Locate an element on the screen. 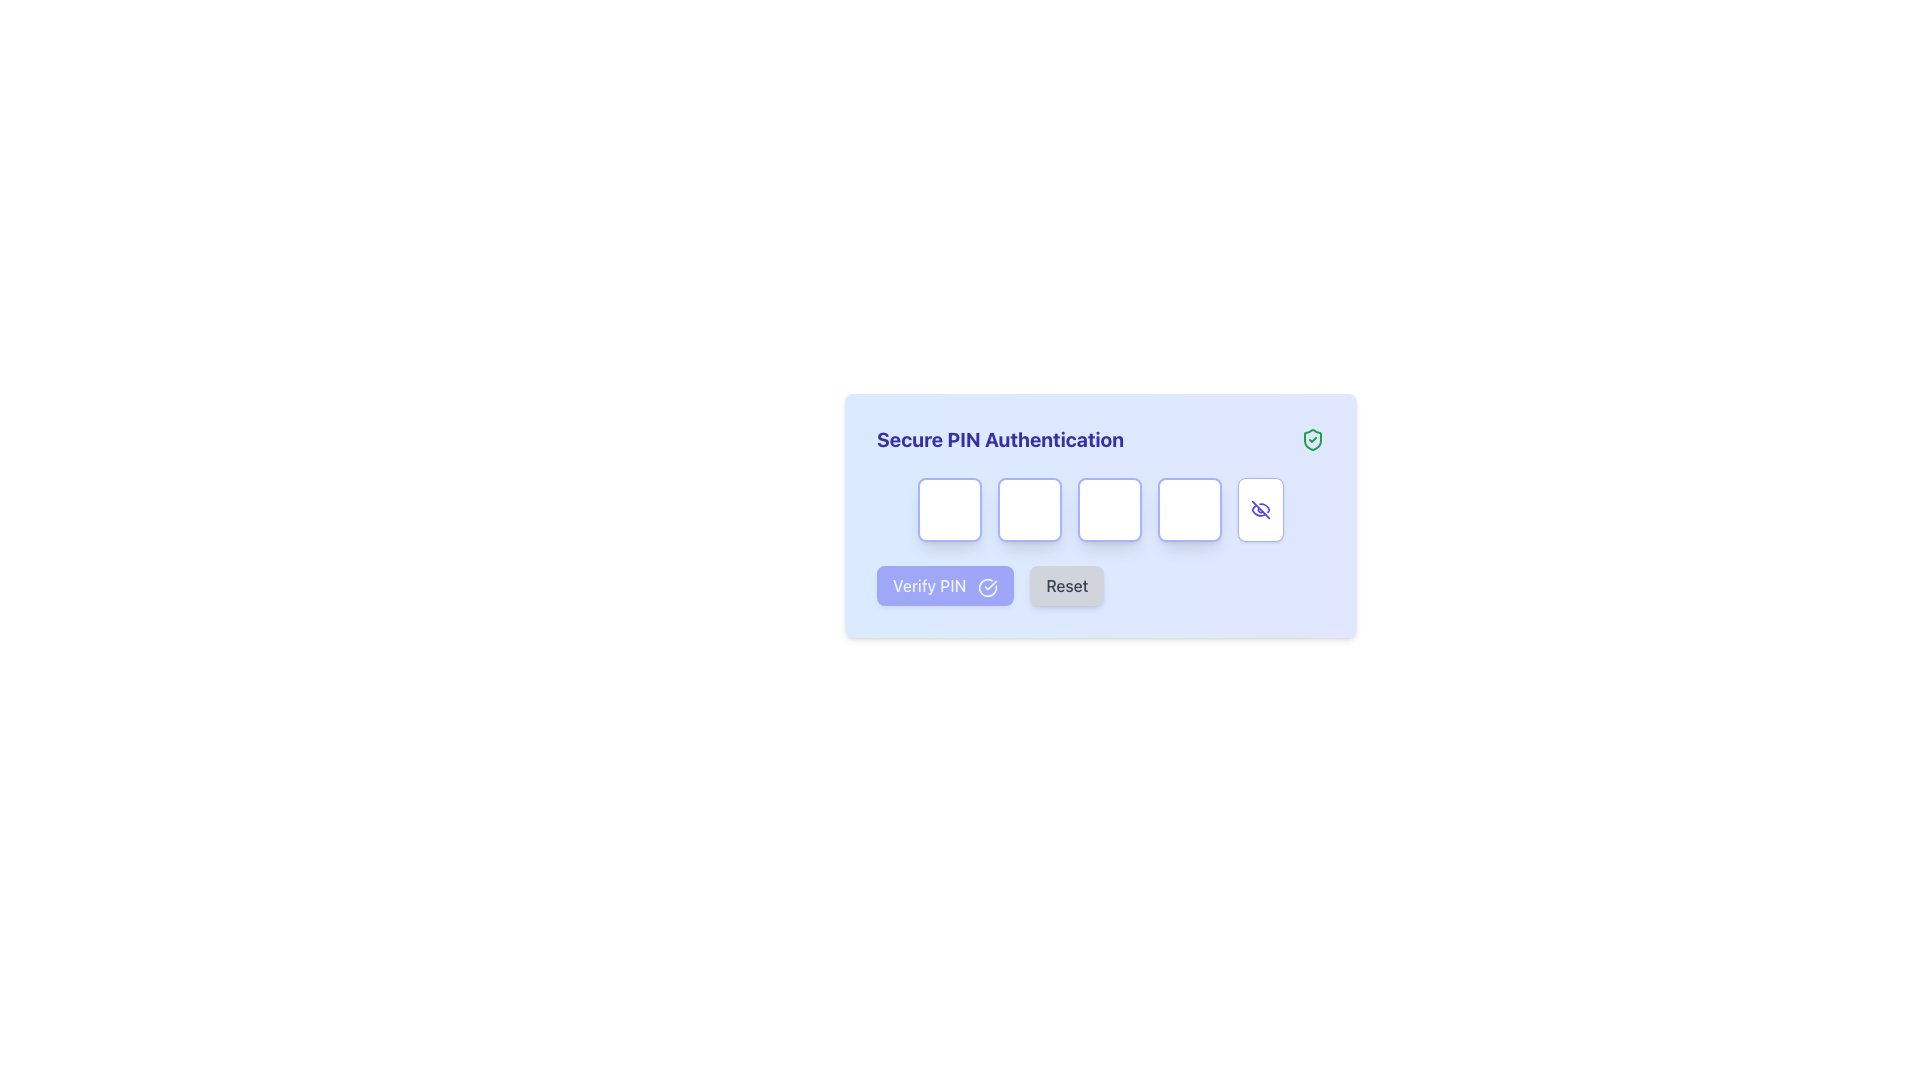  the confirmation icon located to the right of the 'Verify PIN' button, which indicates success or confirmation is located at coordinates (988, 586).